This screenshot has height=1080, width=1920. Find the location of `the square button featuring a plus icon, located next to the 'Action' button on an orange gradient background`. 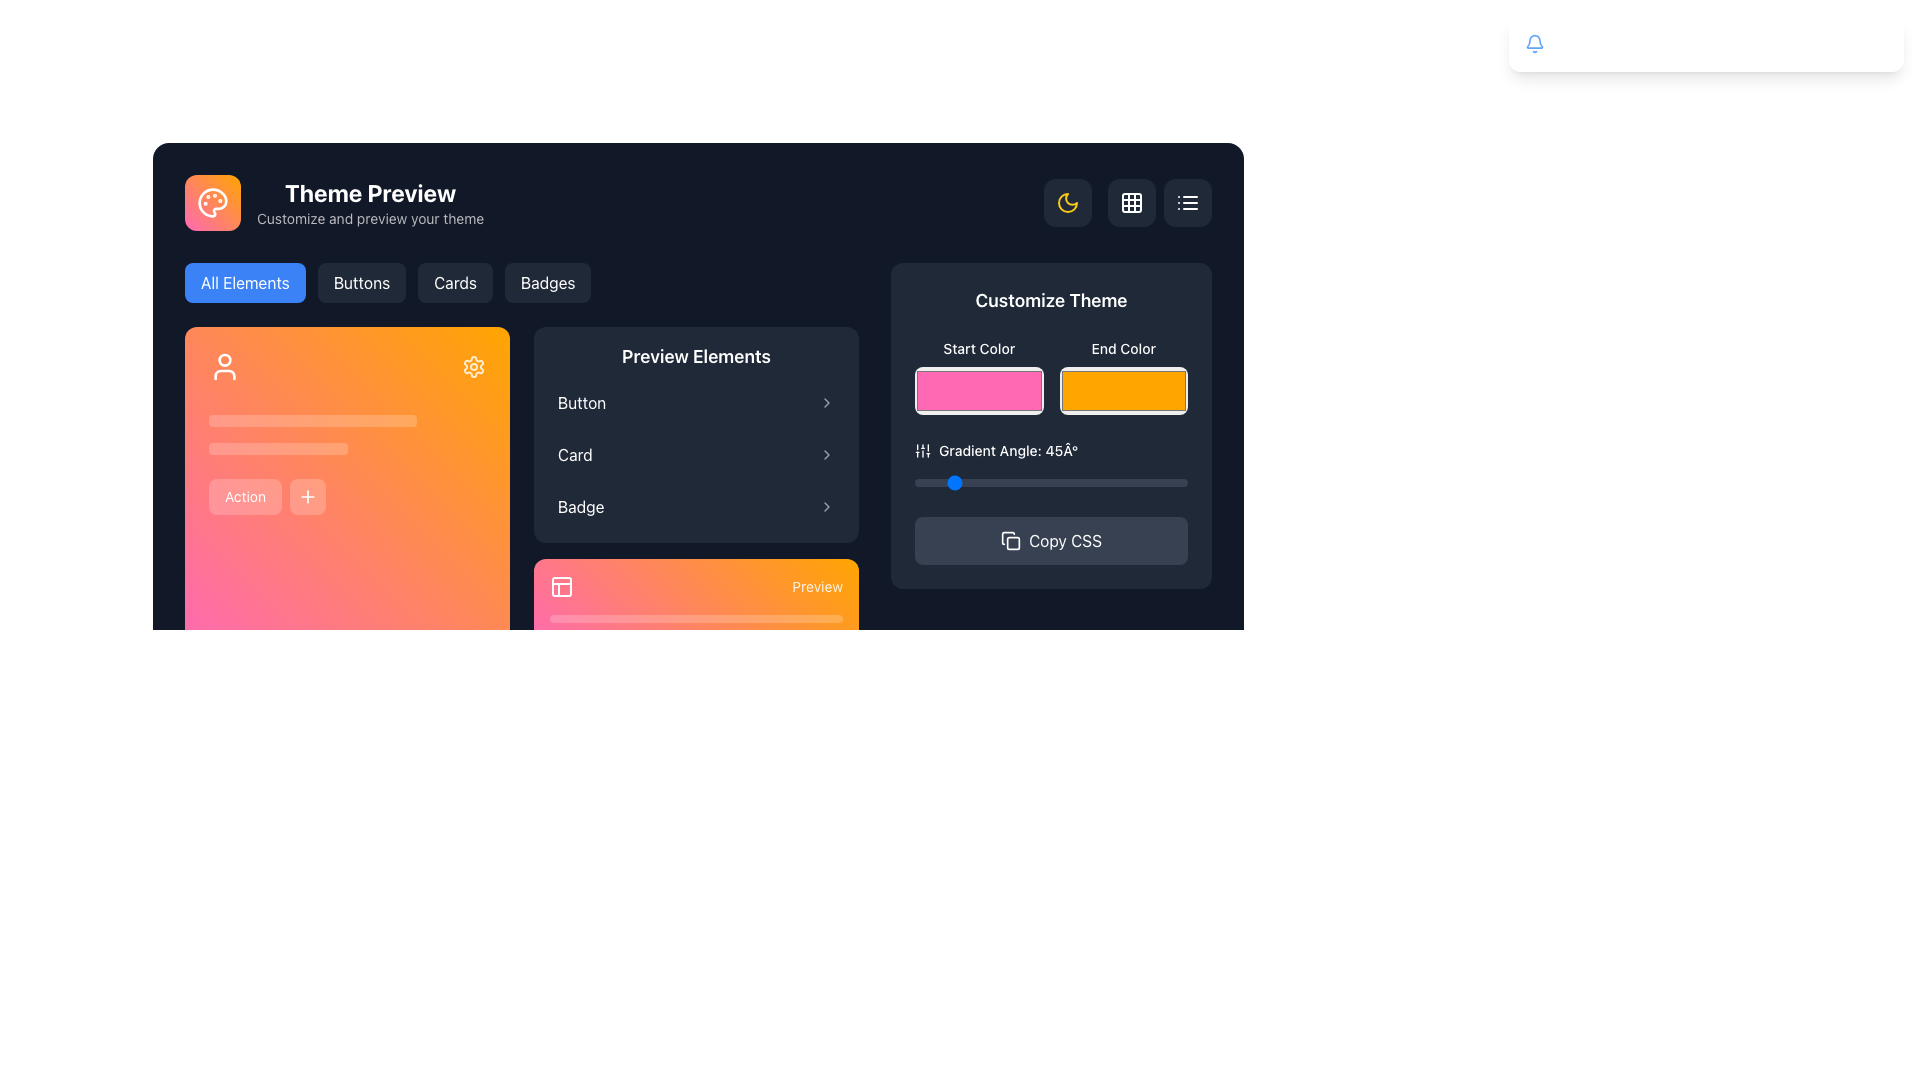

the square button featuring a plus icon, located next to the 'Action' button on an orange gradient background is located at coordinates (306, 496).